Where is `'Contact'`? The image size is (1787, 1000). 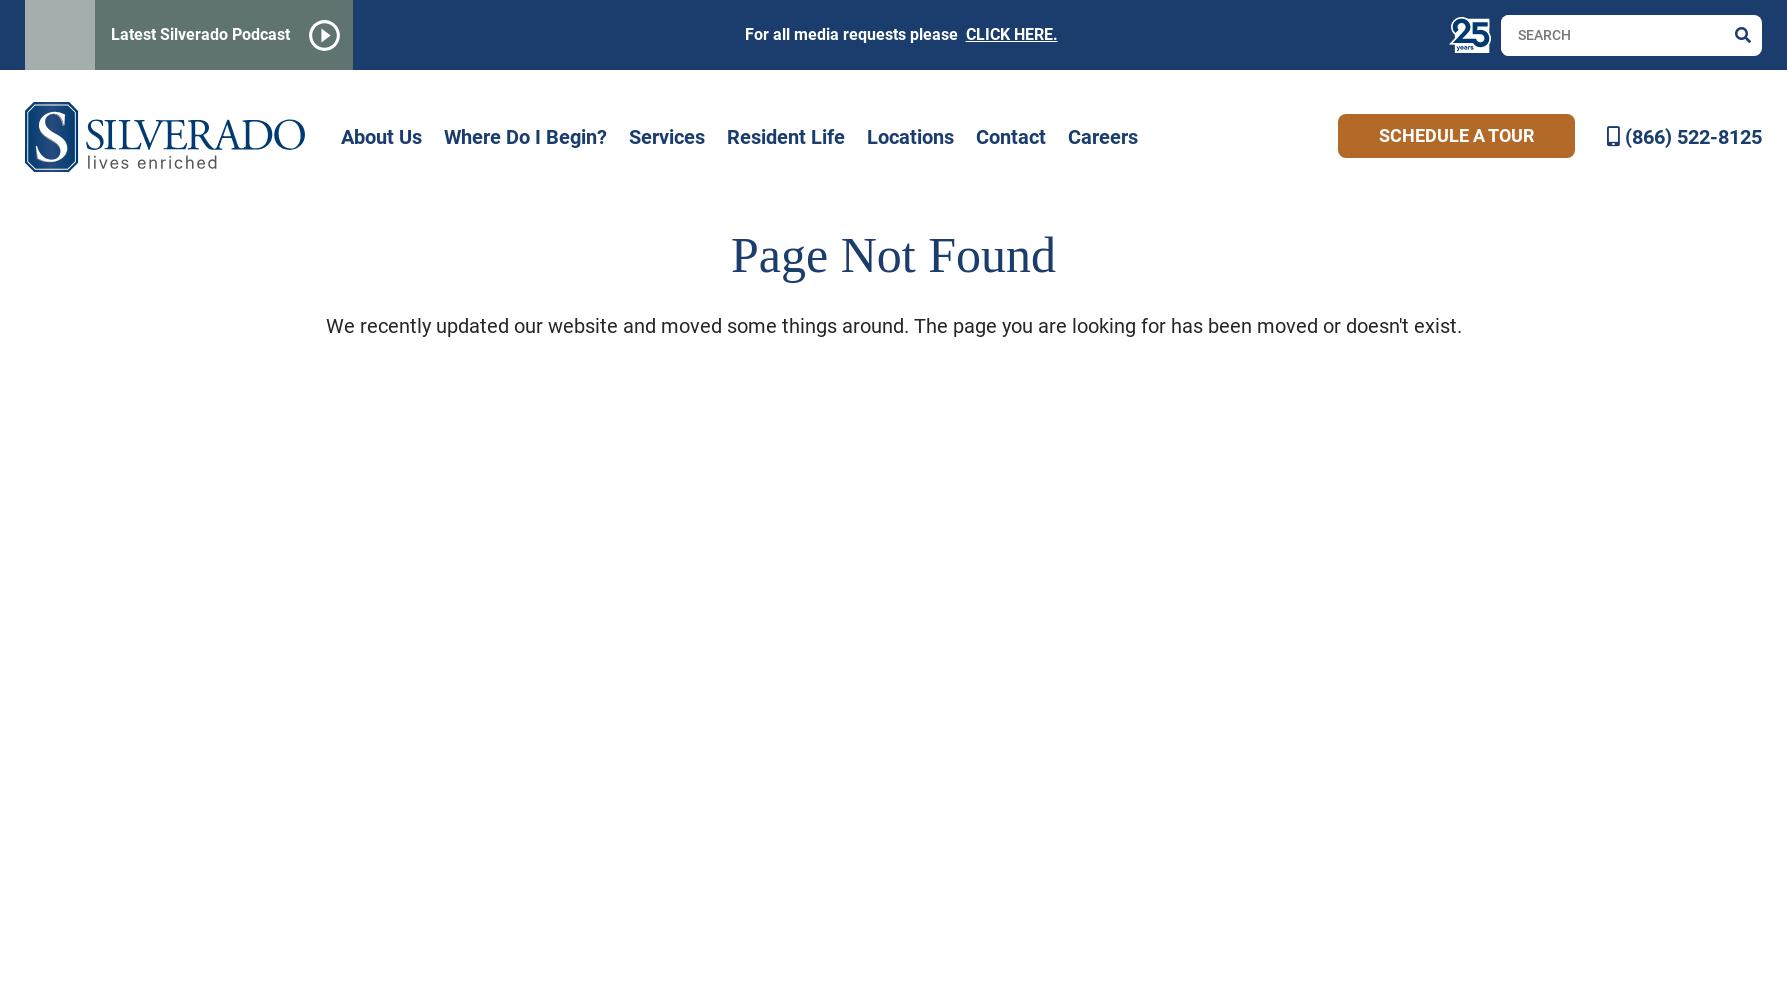
'Contact' is located at coordinates (1010, 136).